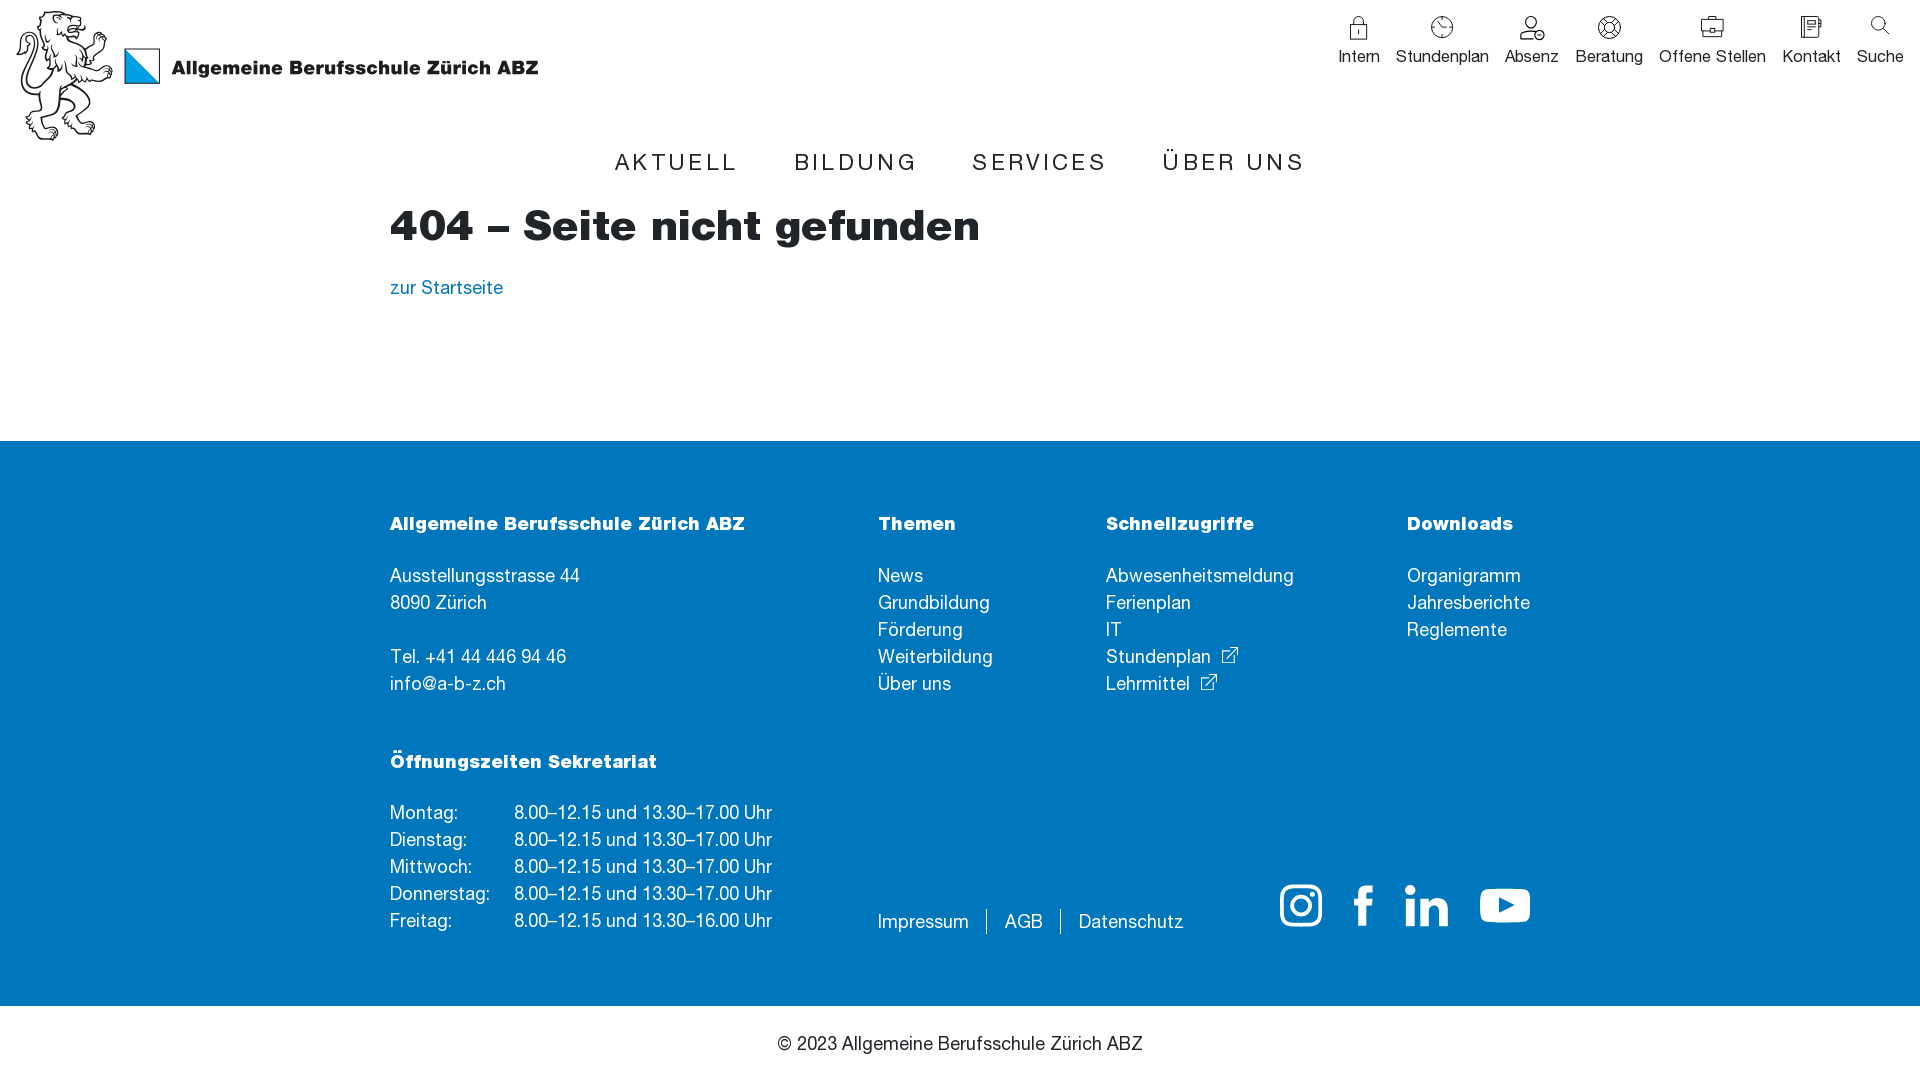 Image resolution: width=1920 pixels, height=1080 pixels. I want to click on 'SERVICES', so click(1039, 161).